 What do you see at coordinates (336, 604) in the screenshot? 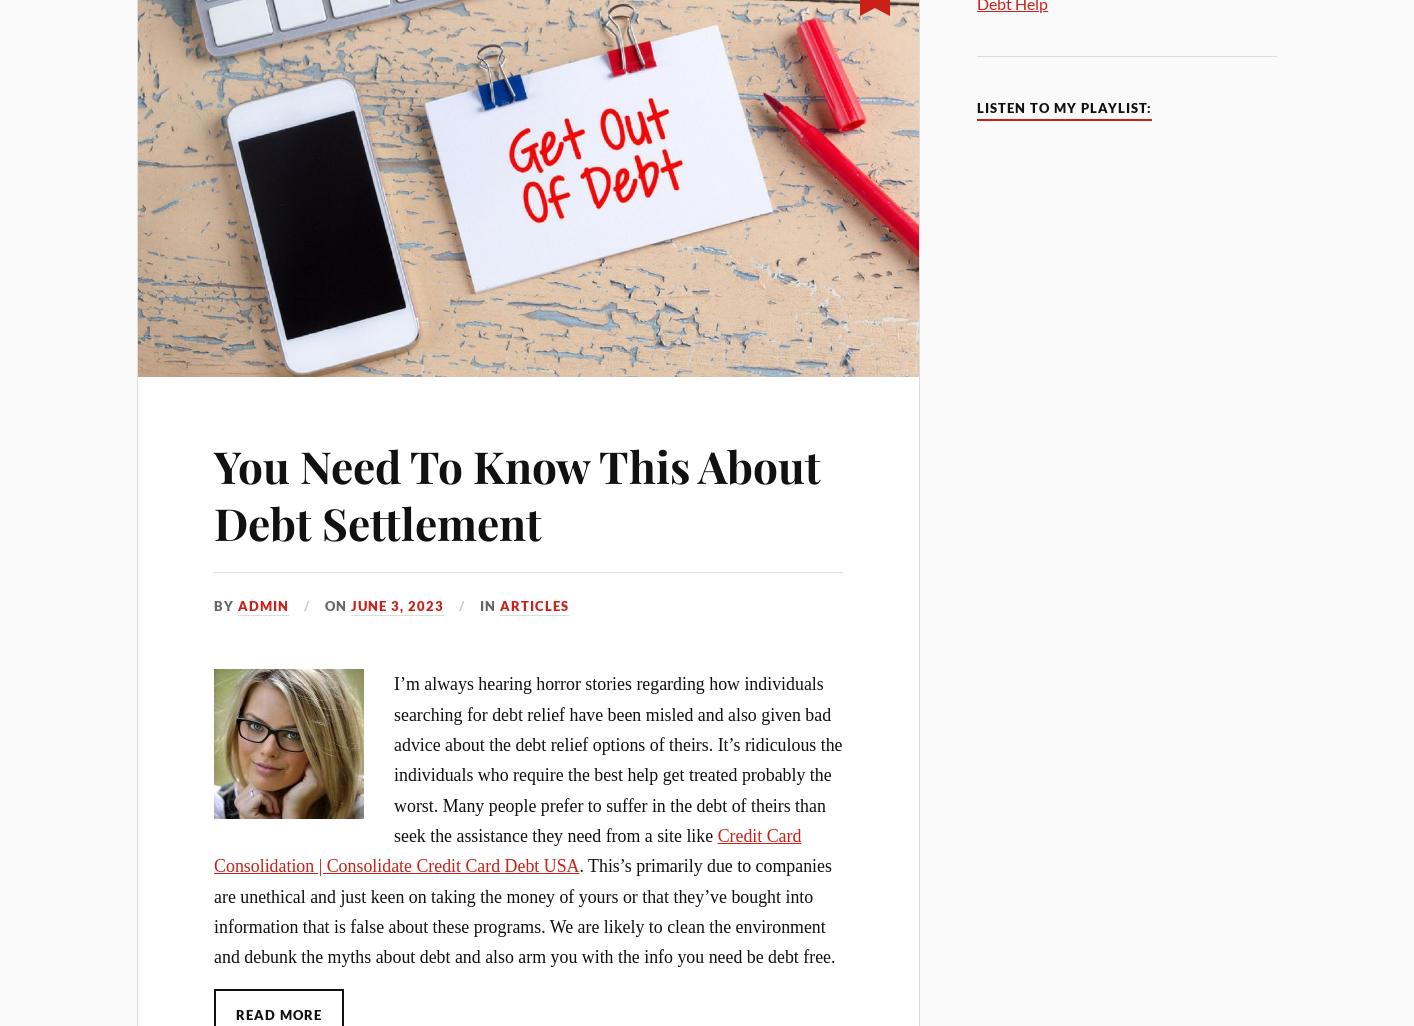
I see `'On'` at bounding box center [336, 604].